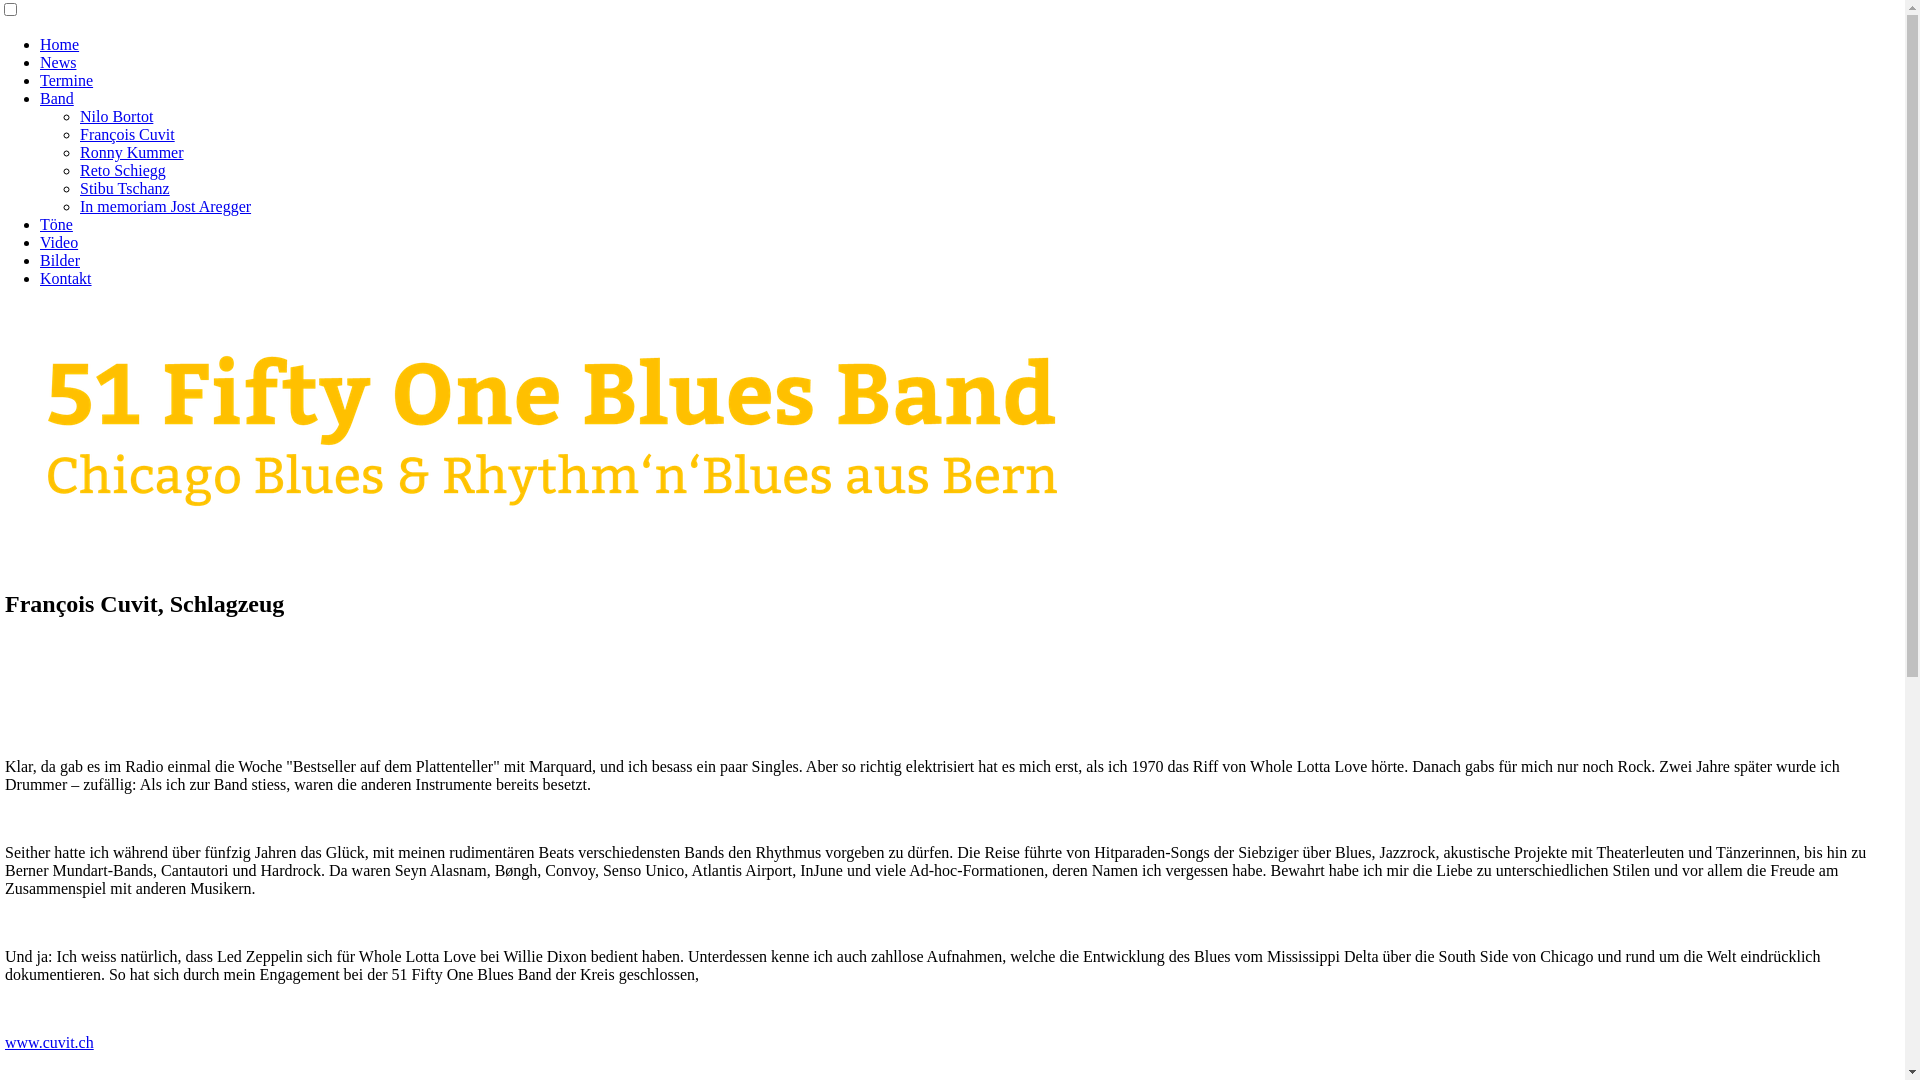  Describe the element at coordinates (49, 1041) in the screenshot. I see `'www.cuvit.ch'` at that location.